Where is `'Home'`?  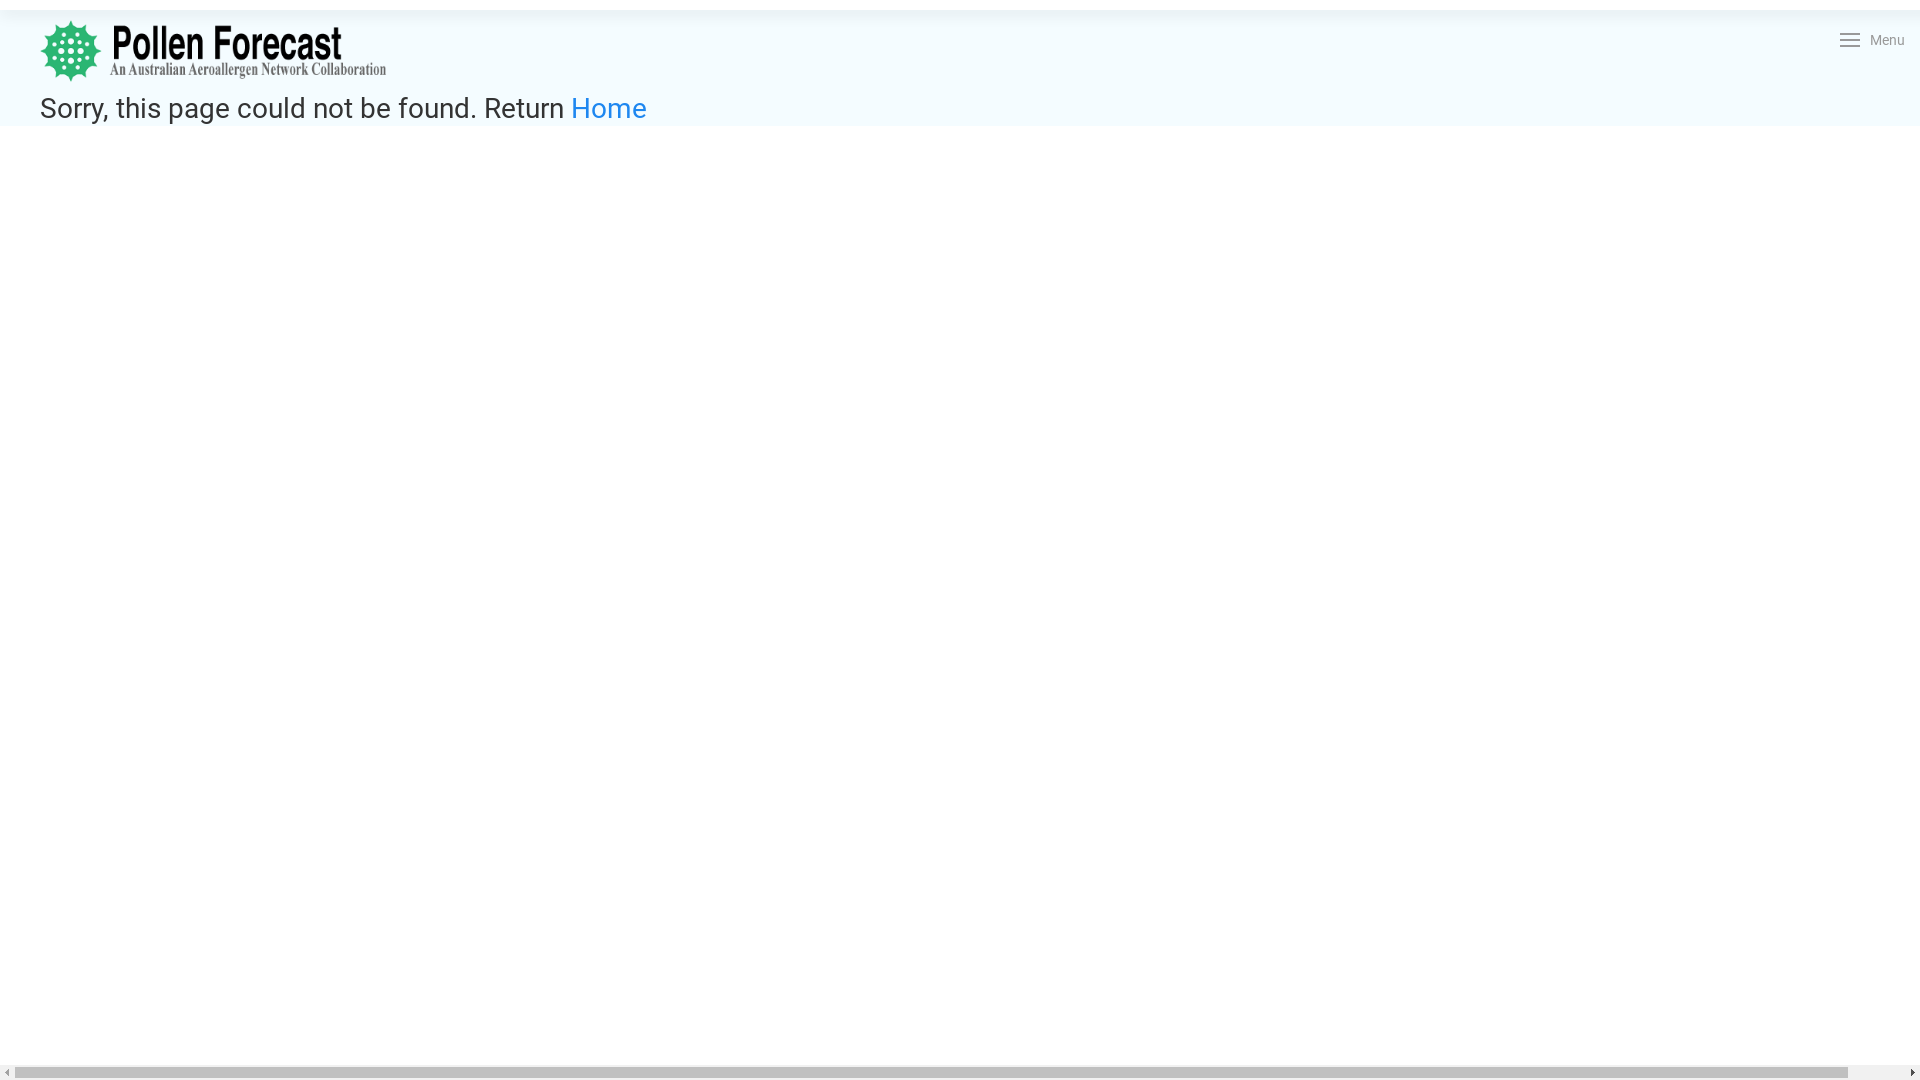
'Home' is located at coordinates (608, 108).